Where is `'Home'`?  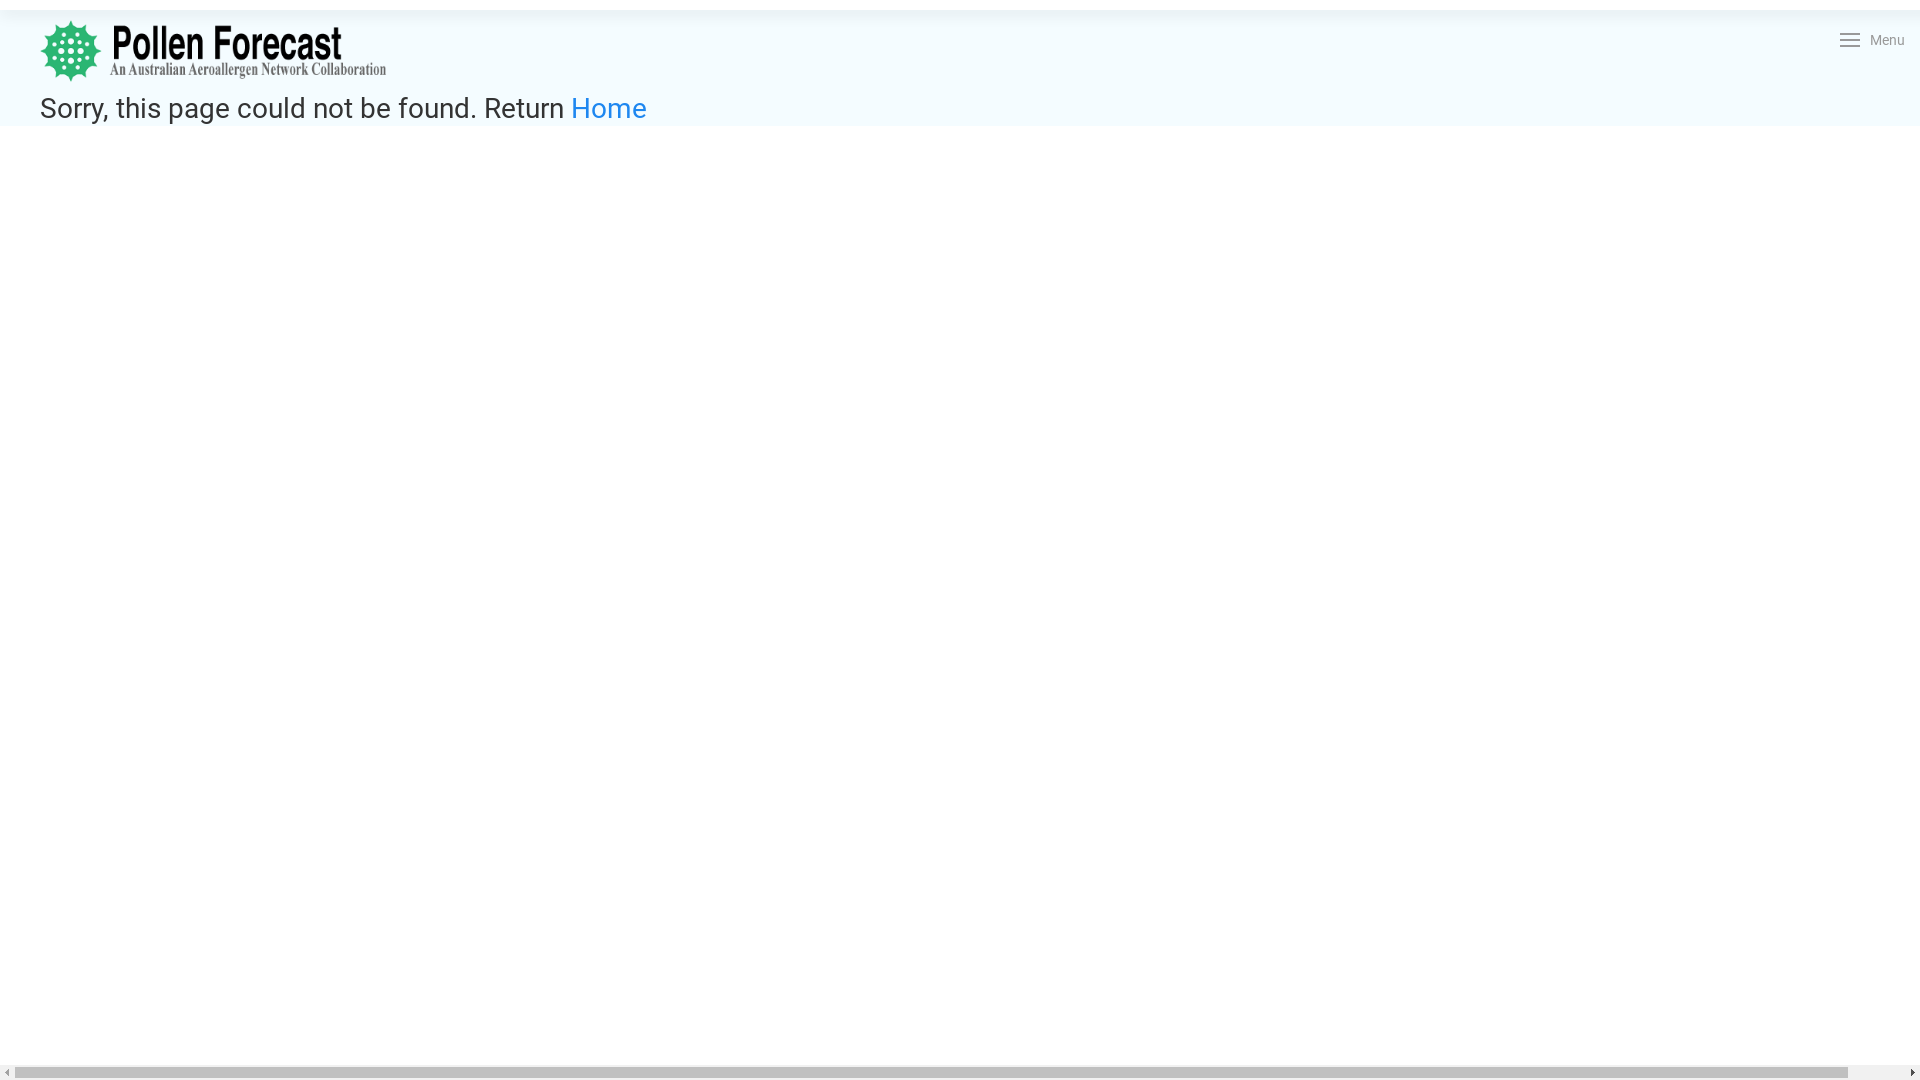
'Home' is located at coordinates (608, 108).